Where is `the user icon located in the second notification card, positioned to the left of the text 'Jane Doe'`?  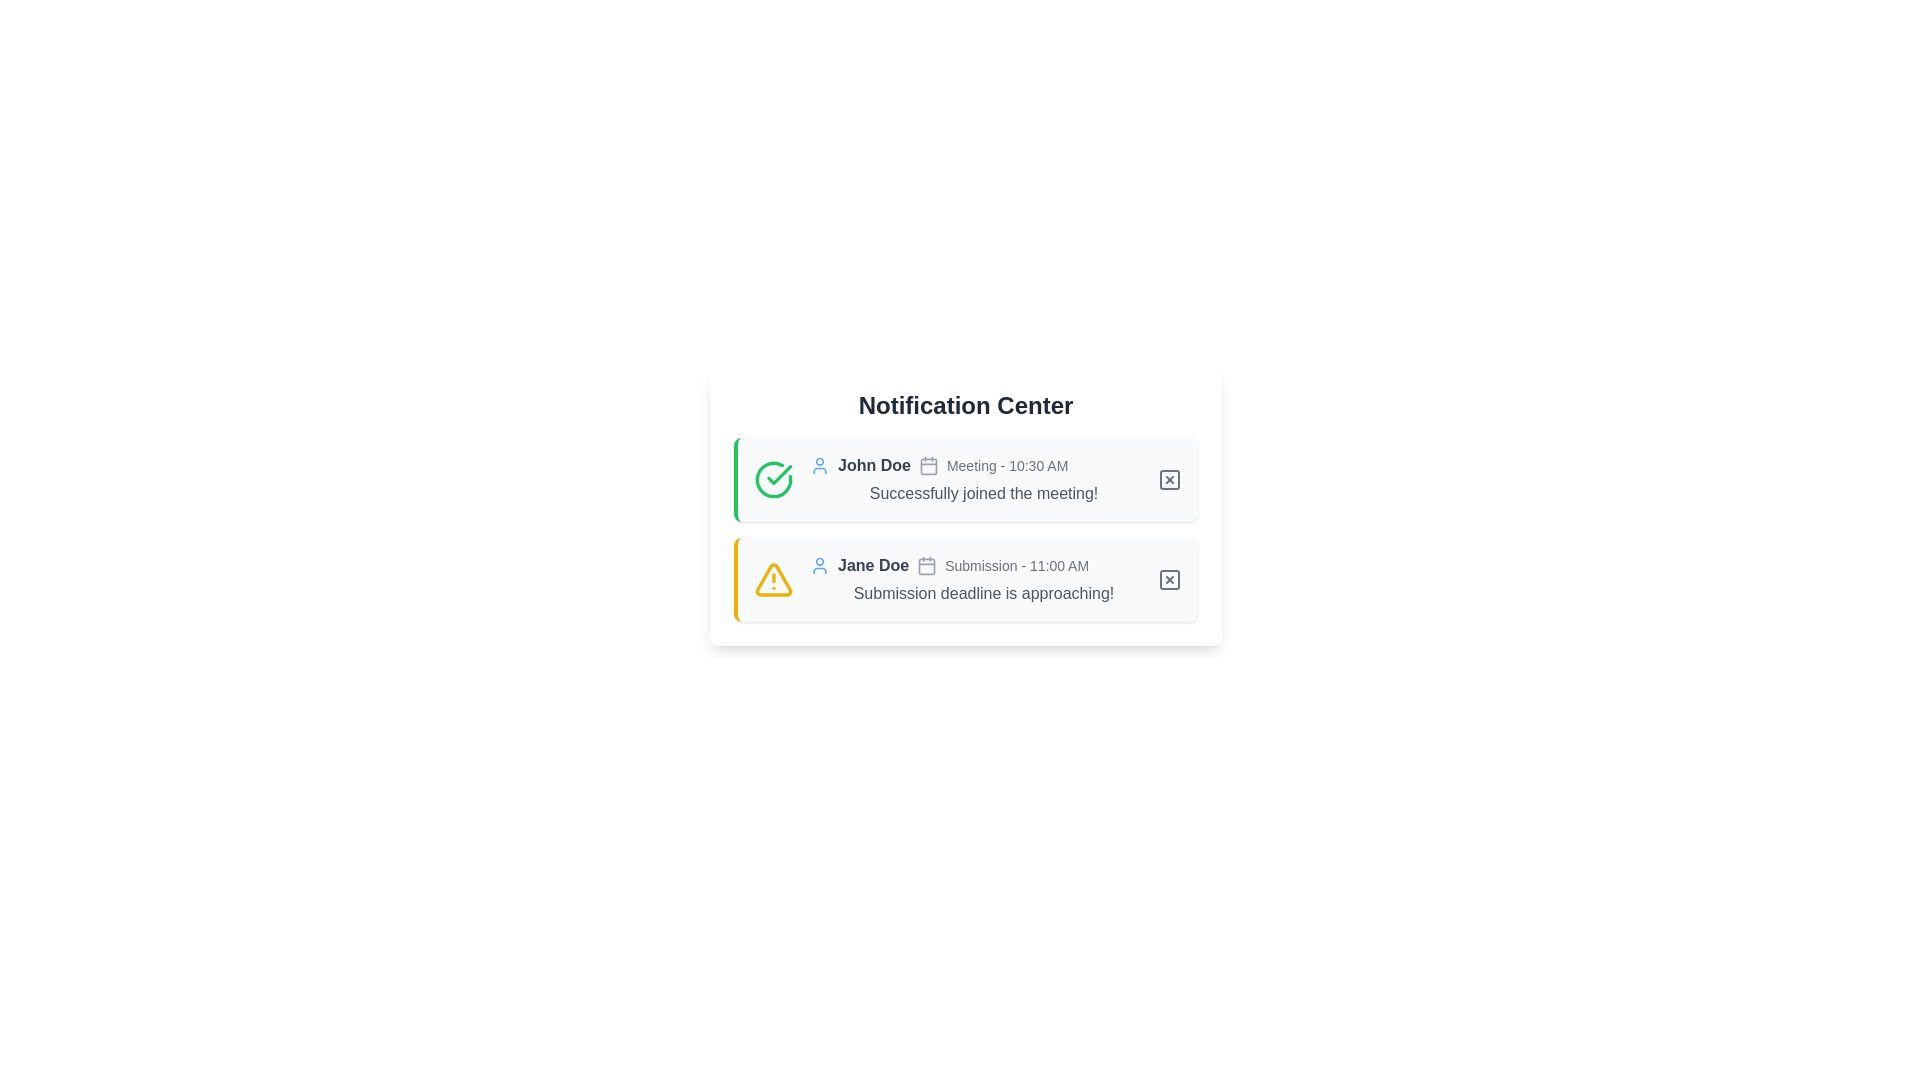
the user icon located in the second notification card, positioned to the left of the text 'Jane Doe' is located at coordinates (820, 566).